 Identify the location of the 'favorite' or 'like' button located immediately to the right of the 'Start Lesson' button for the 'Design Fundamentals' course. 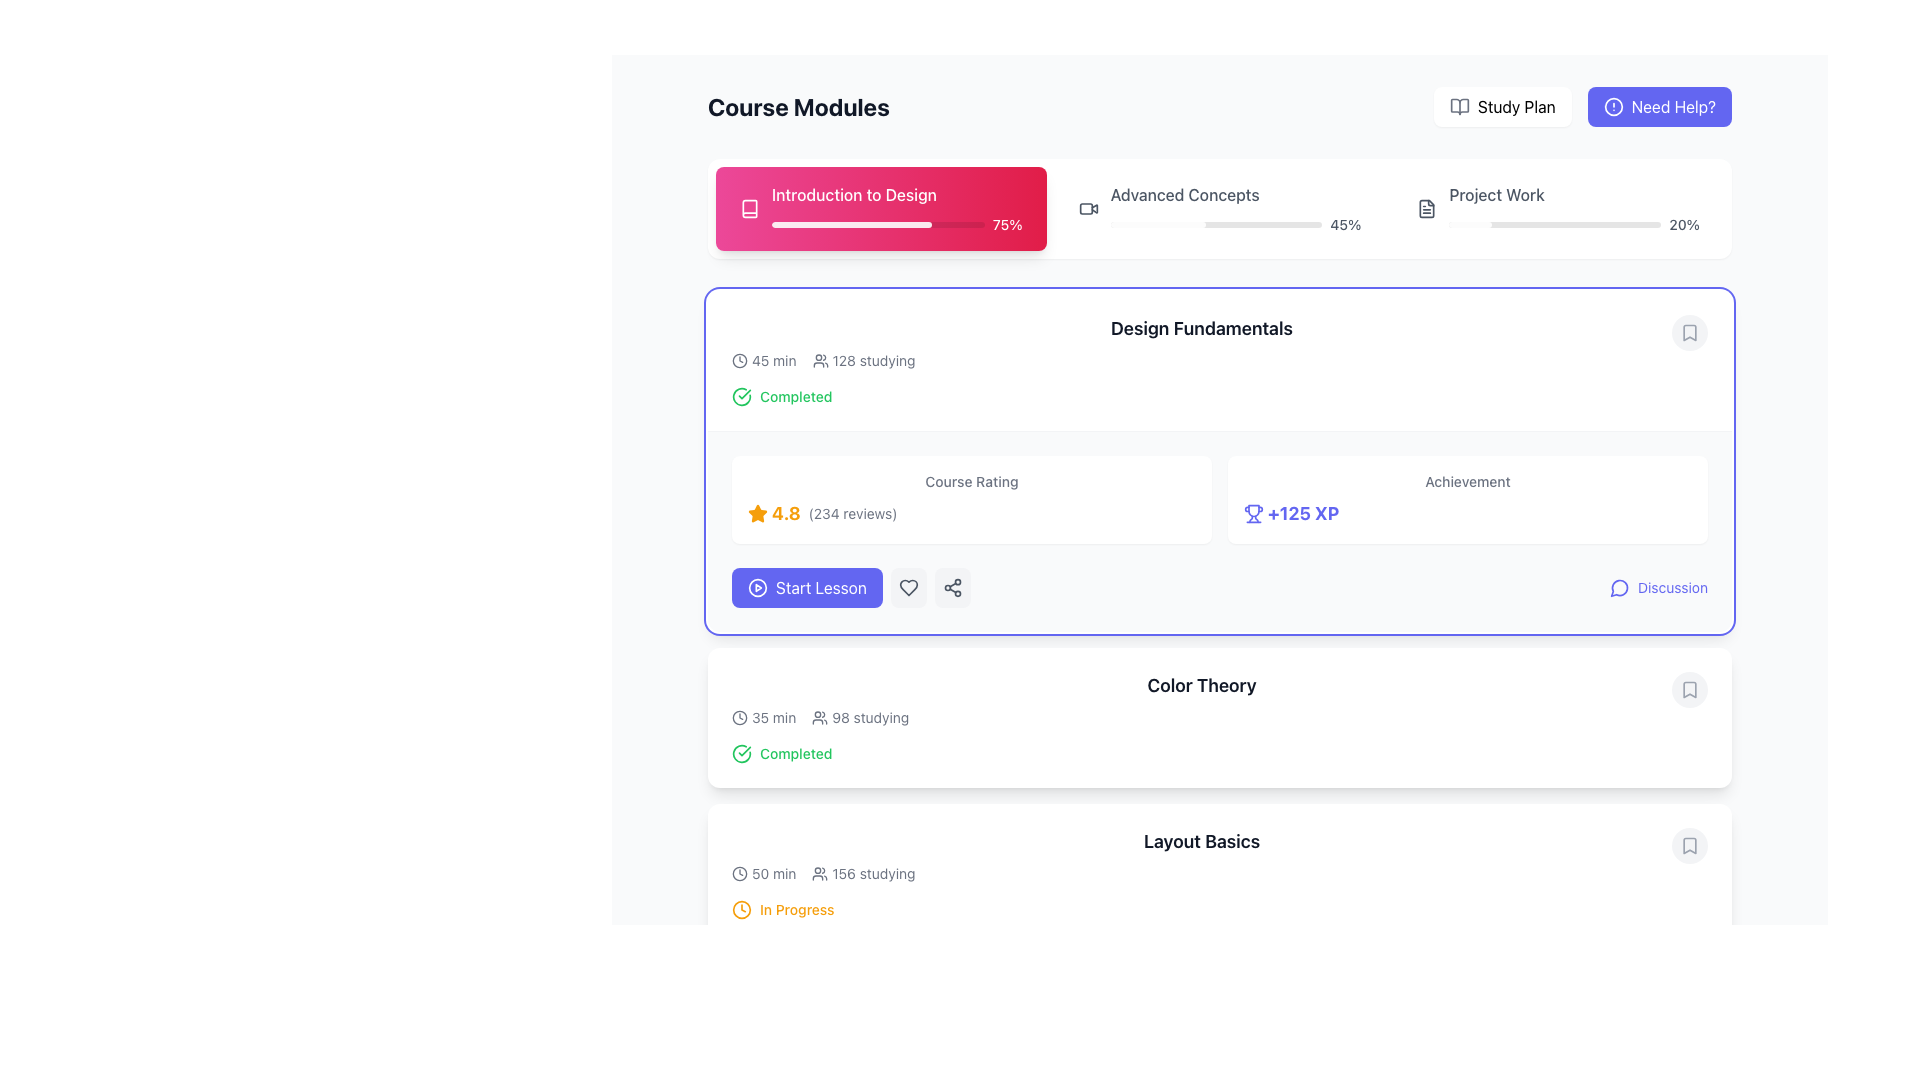
(907, 586).